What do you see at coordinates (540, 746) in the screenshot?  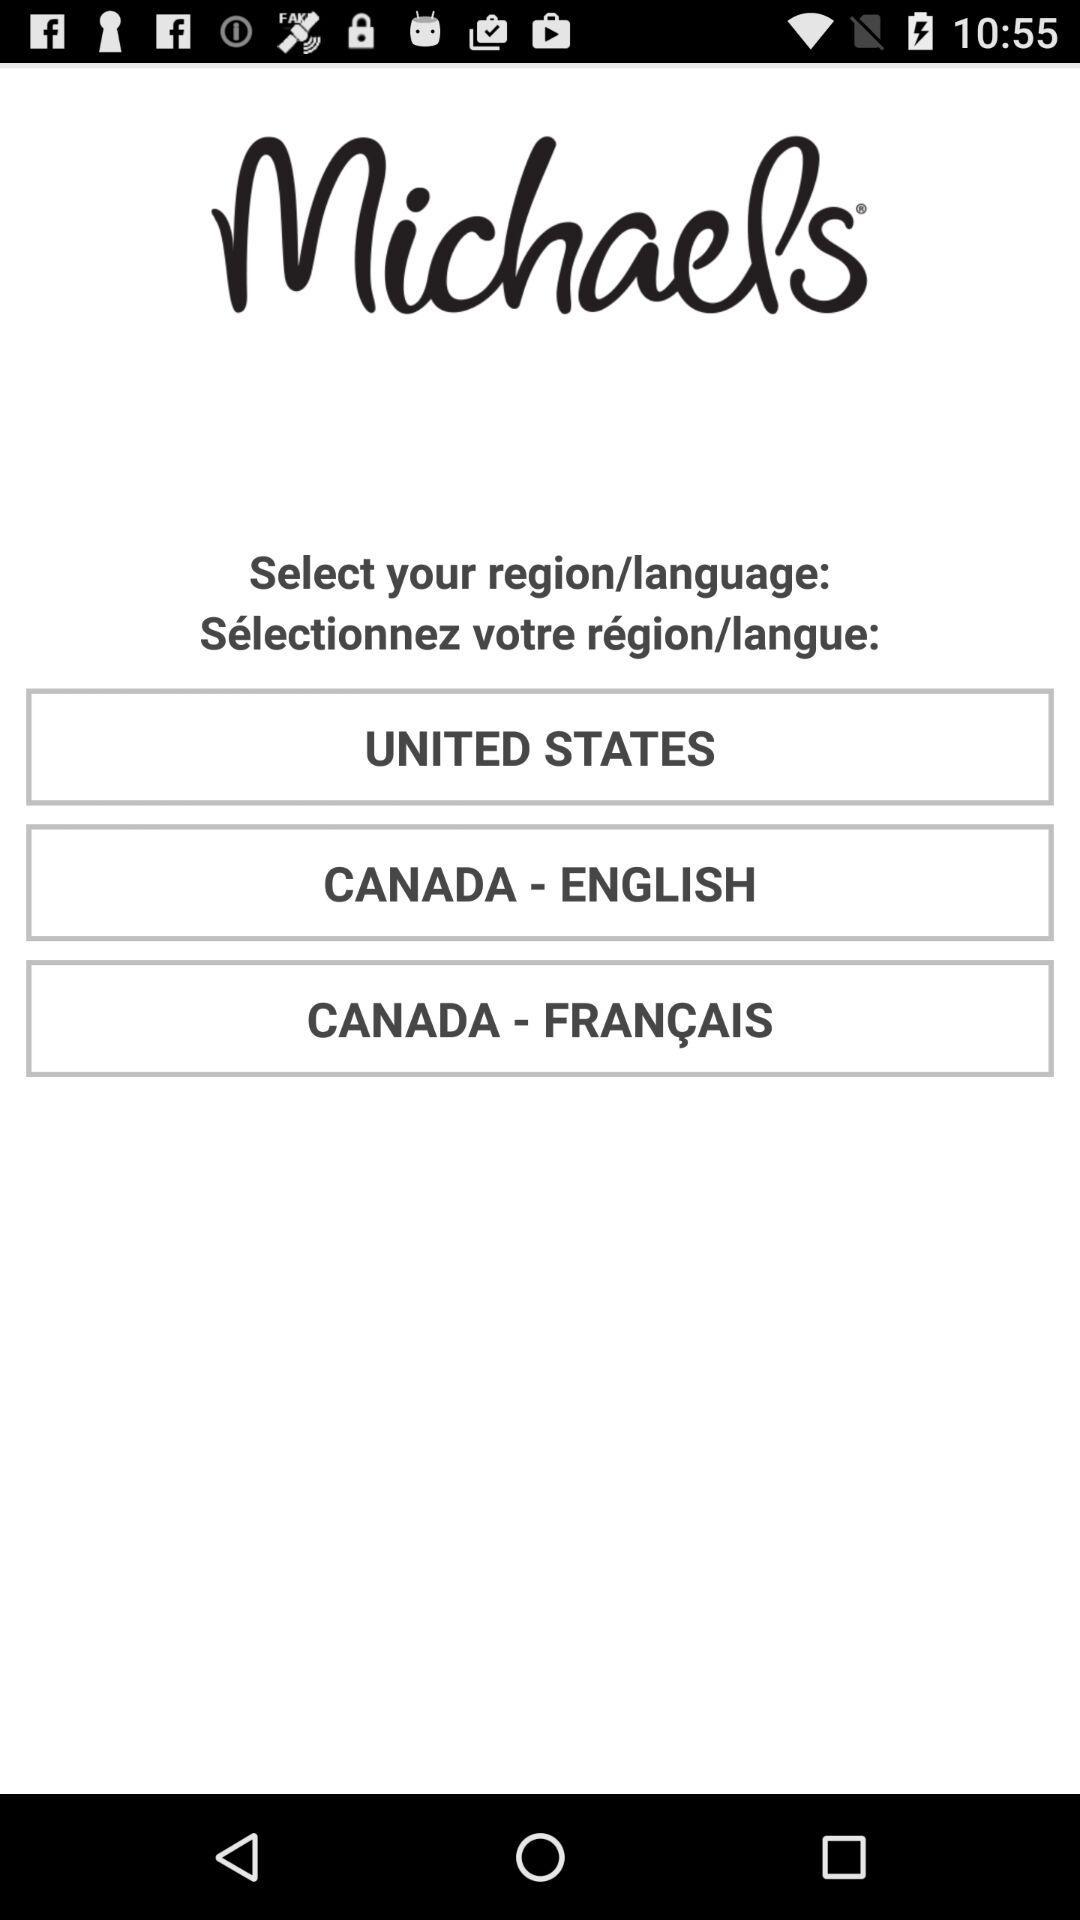 I see `the united states item` at bounding box center [540, 746].